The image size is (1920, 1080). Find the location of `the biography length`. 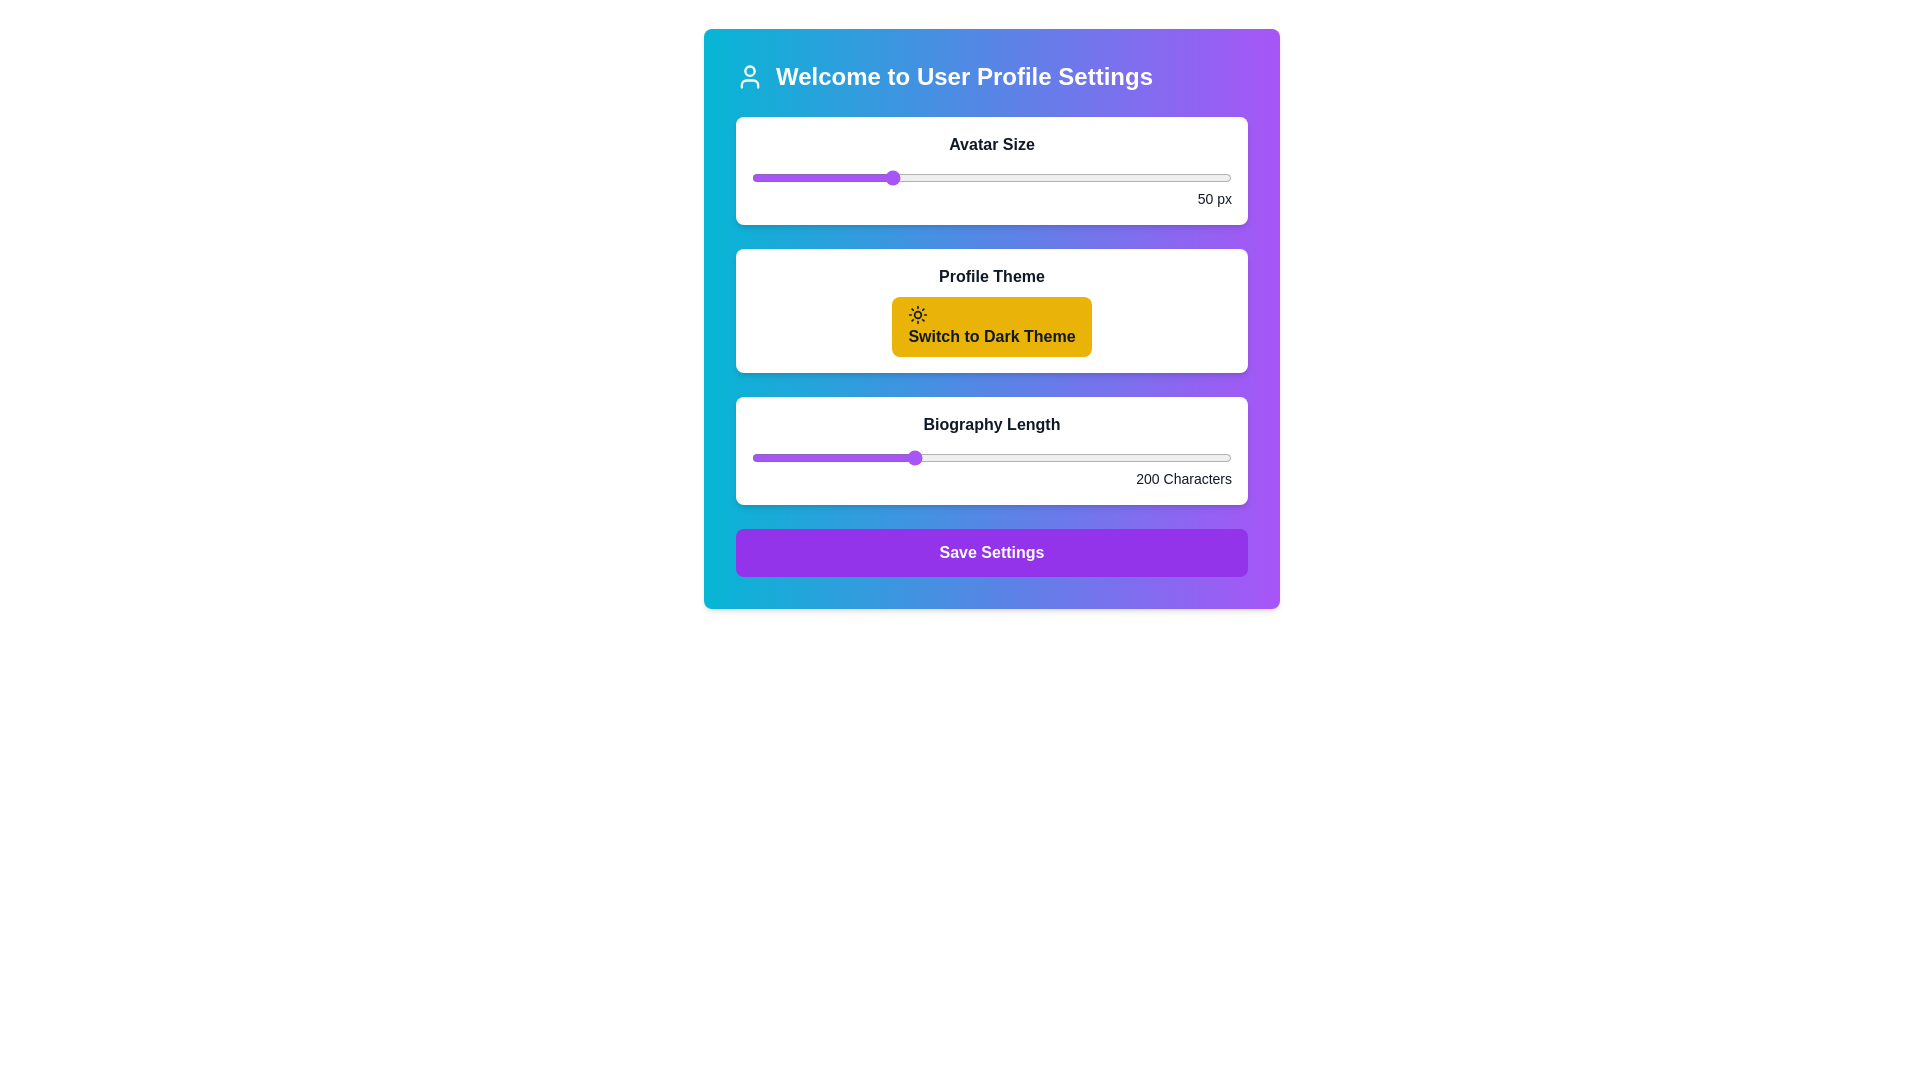

the biography length is located at coordinates (1041, 458).